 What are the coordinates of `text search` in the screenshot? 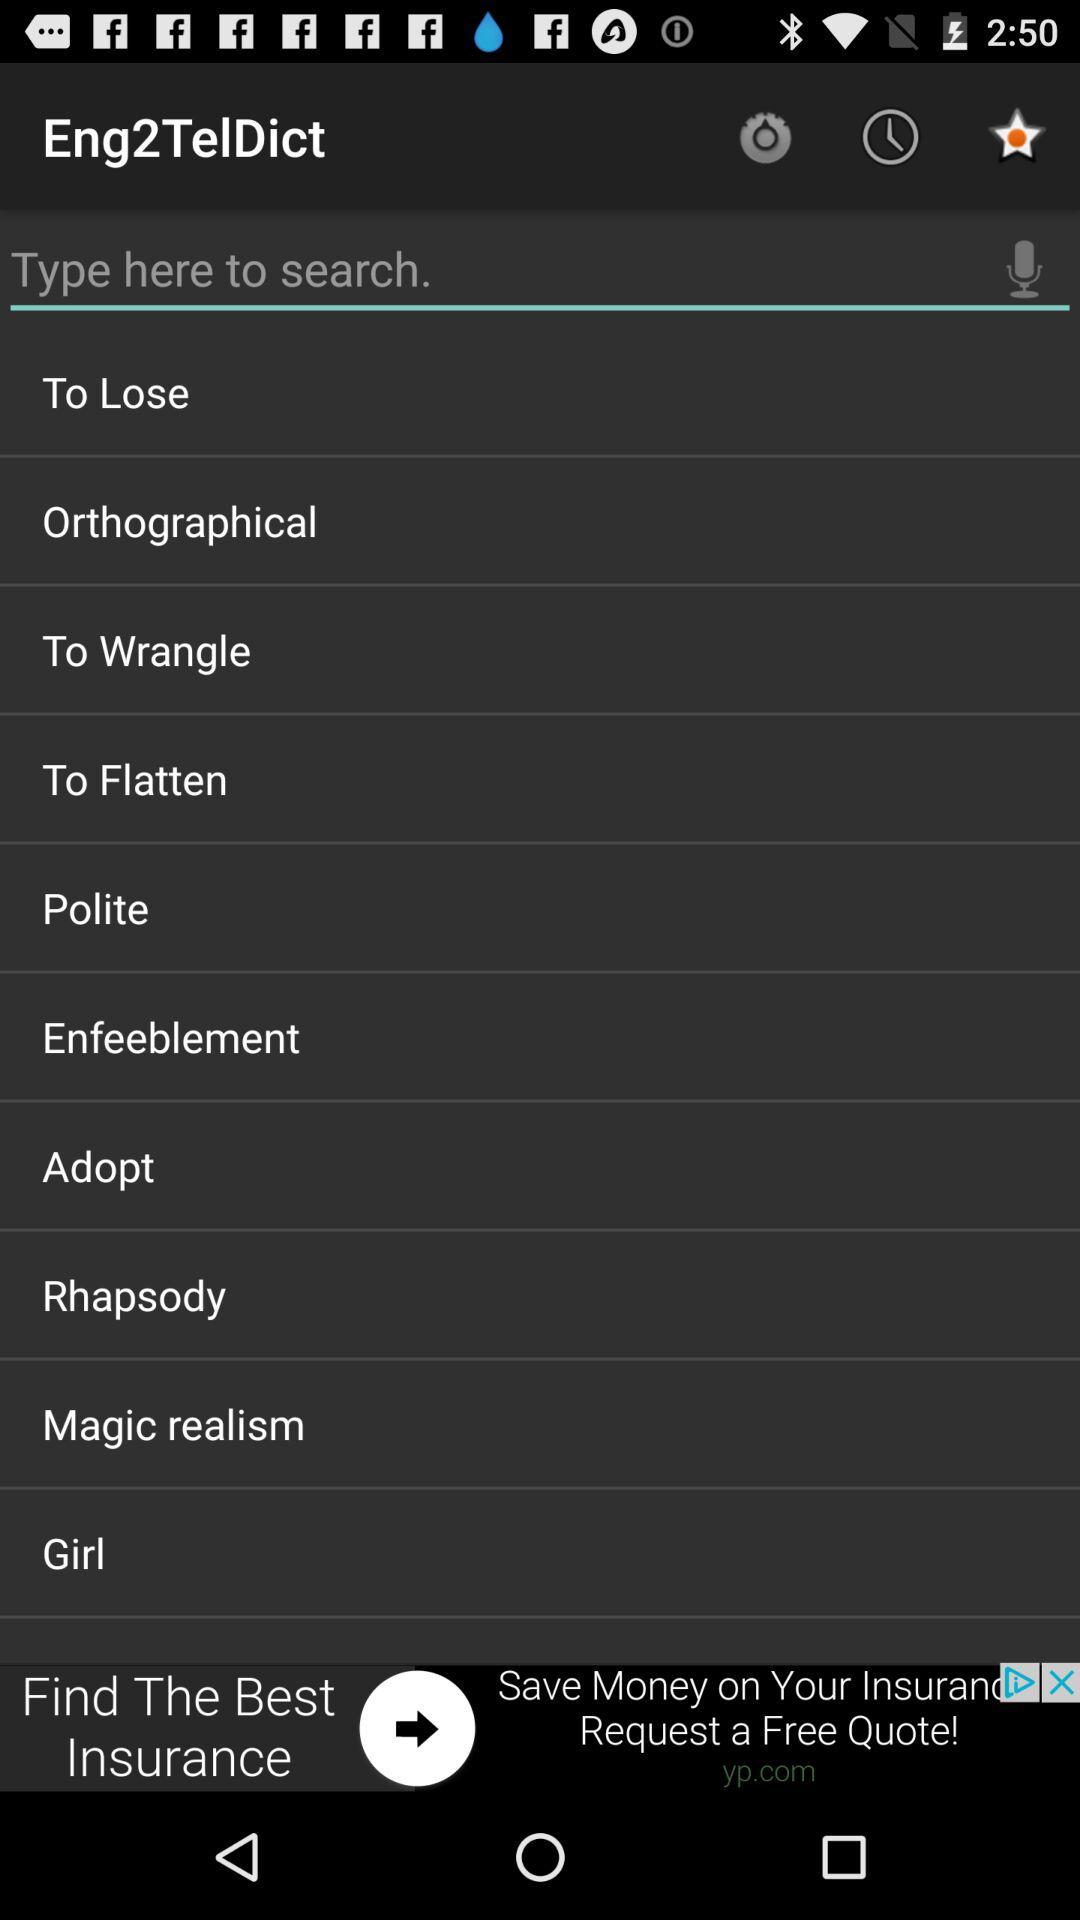 It's located at (540, 268).